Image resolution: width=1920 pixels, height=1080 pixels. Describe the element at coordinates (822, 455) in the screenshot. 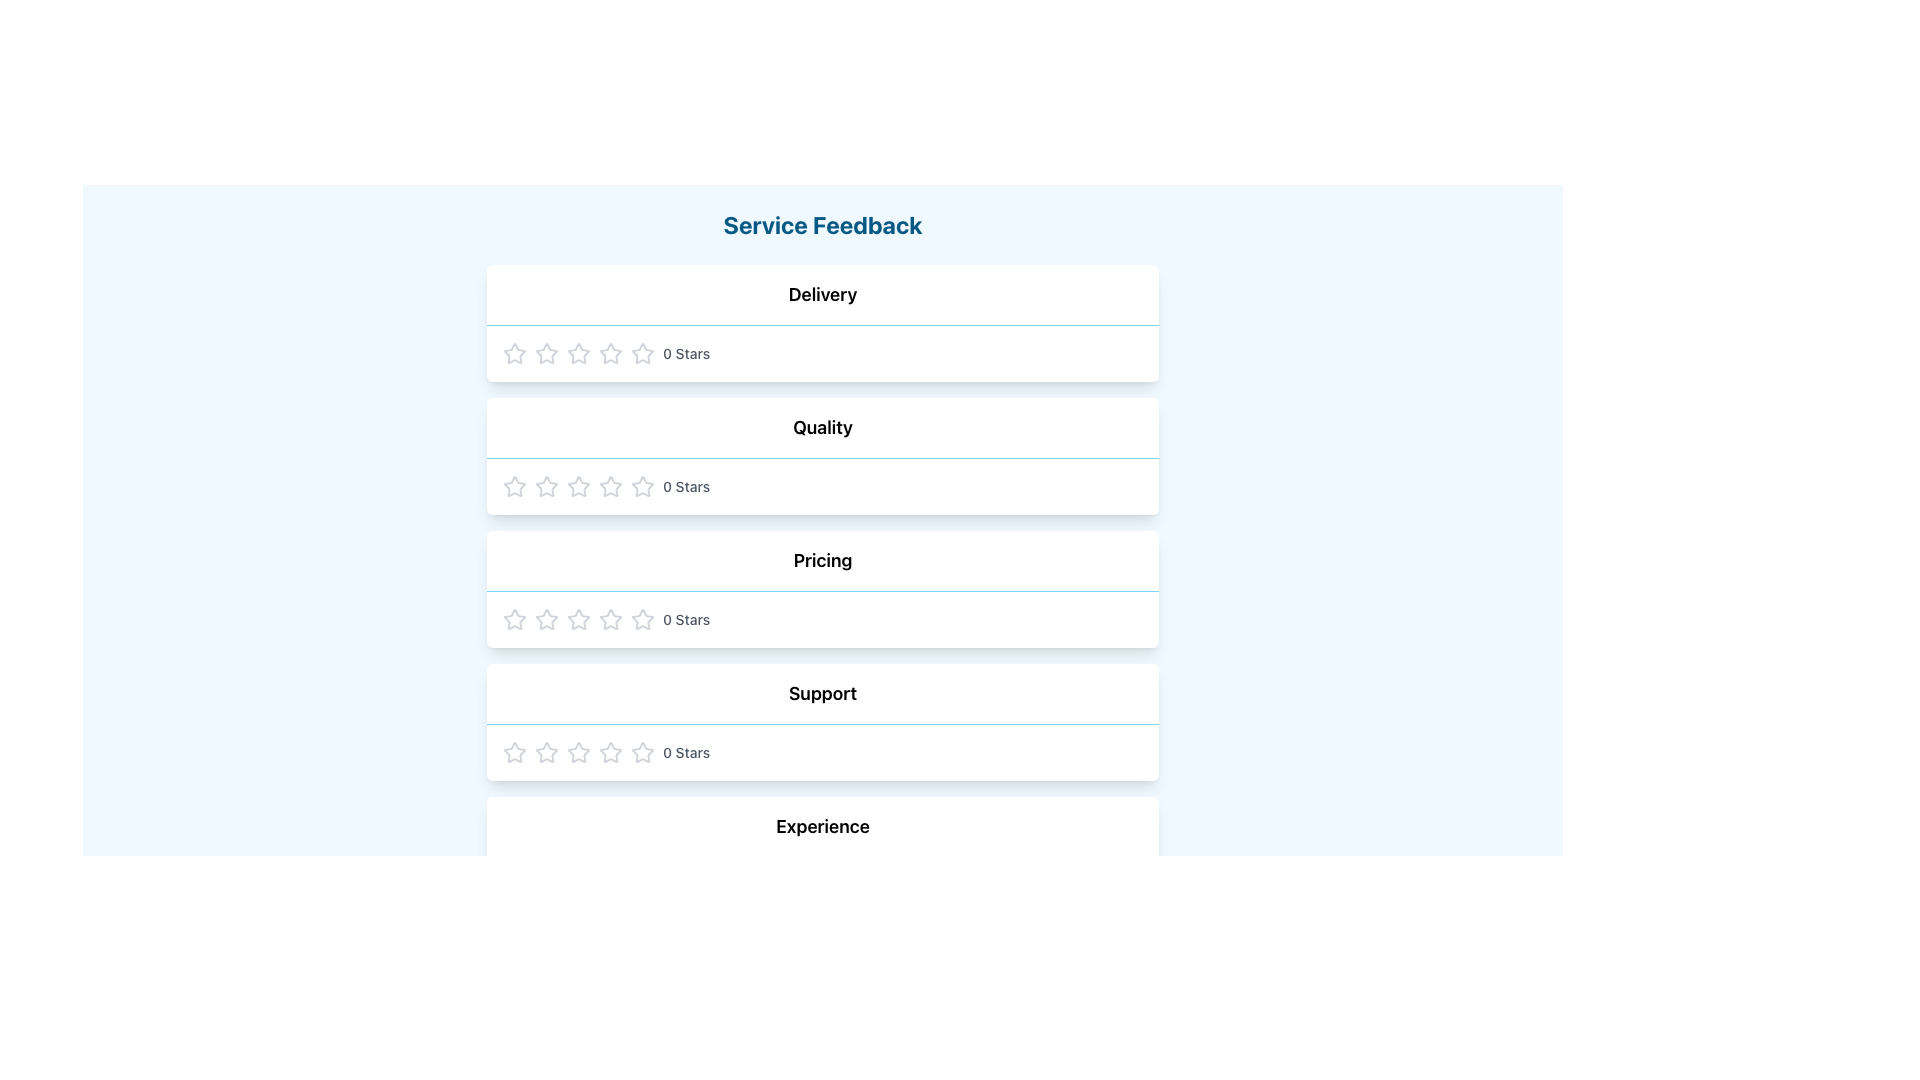

I see `the stars in the Rating Section labeled 'Quality' to rate the service` at that location.